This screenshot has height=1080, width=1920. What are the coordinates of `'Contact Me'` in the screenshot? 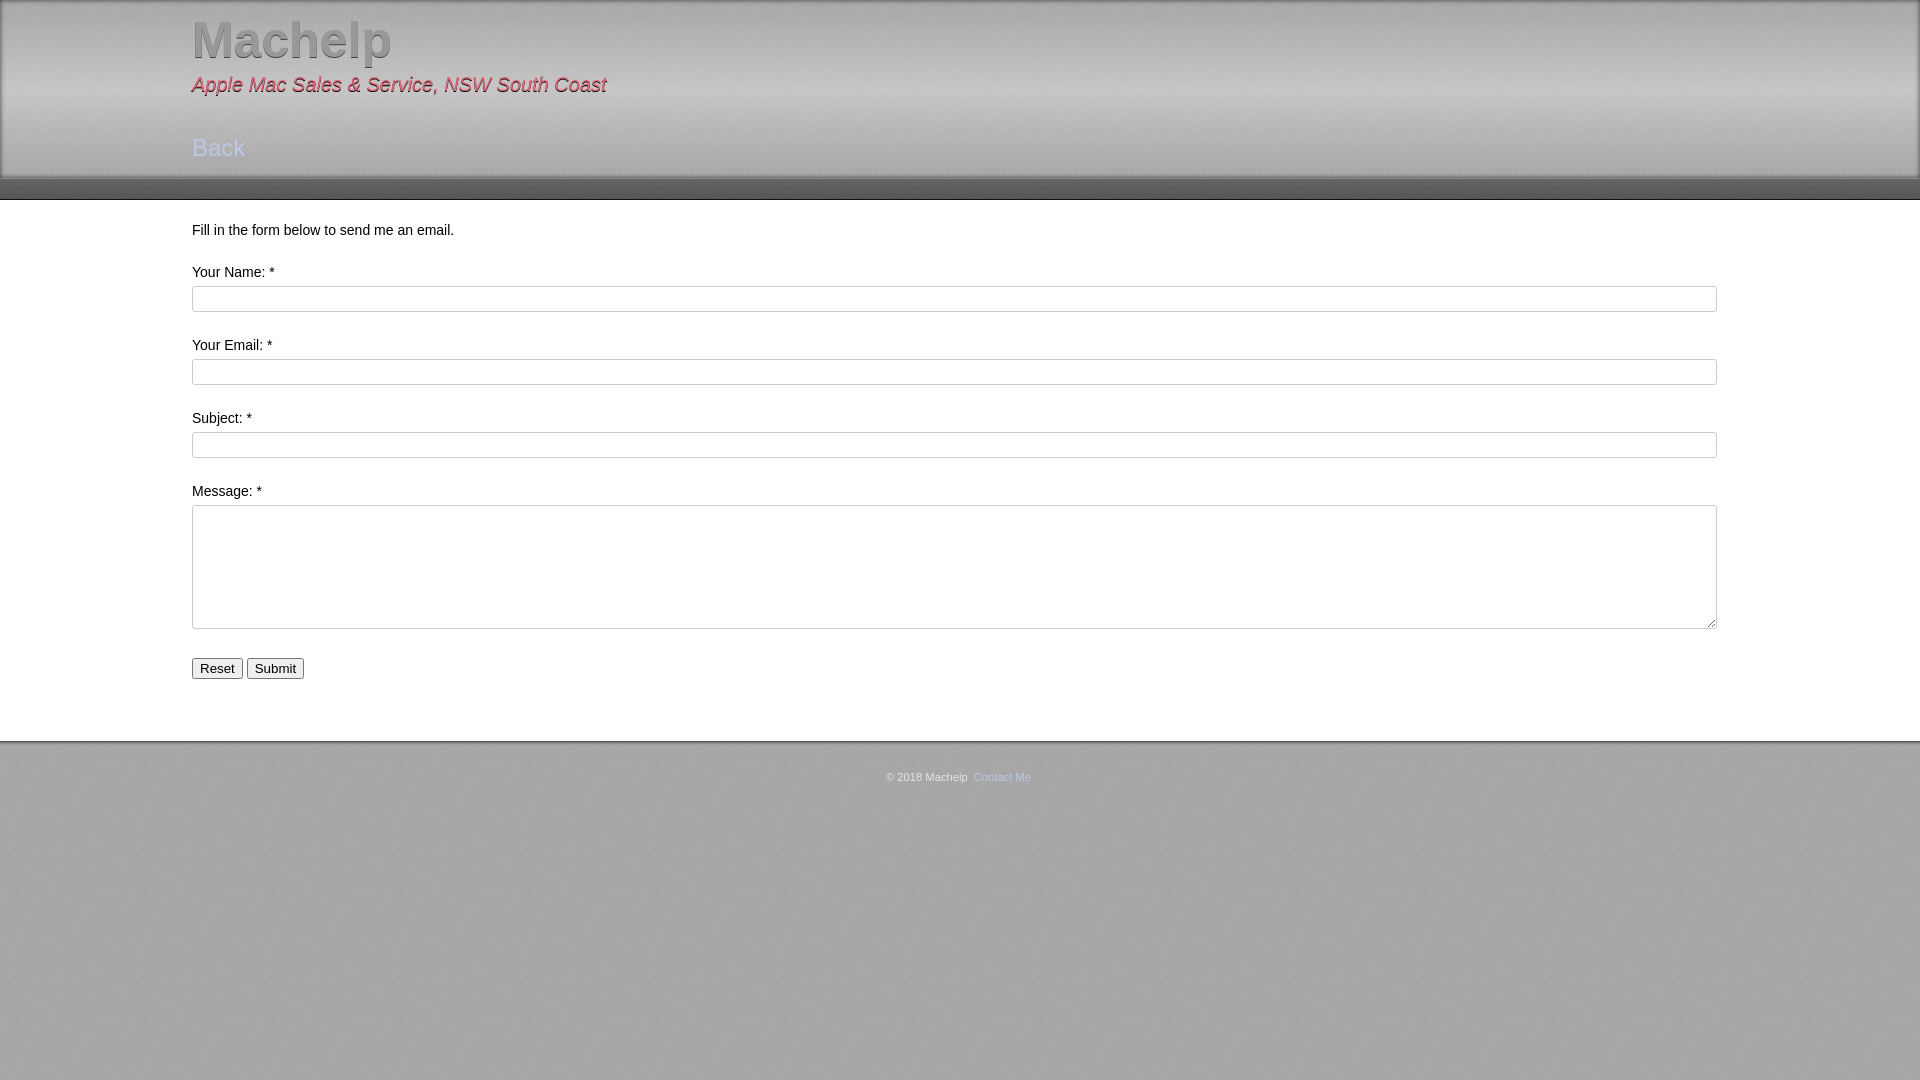 It's located at (1002, 775).